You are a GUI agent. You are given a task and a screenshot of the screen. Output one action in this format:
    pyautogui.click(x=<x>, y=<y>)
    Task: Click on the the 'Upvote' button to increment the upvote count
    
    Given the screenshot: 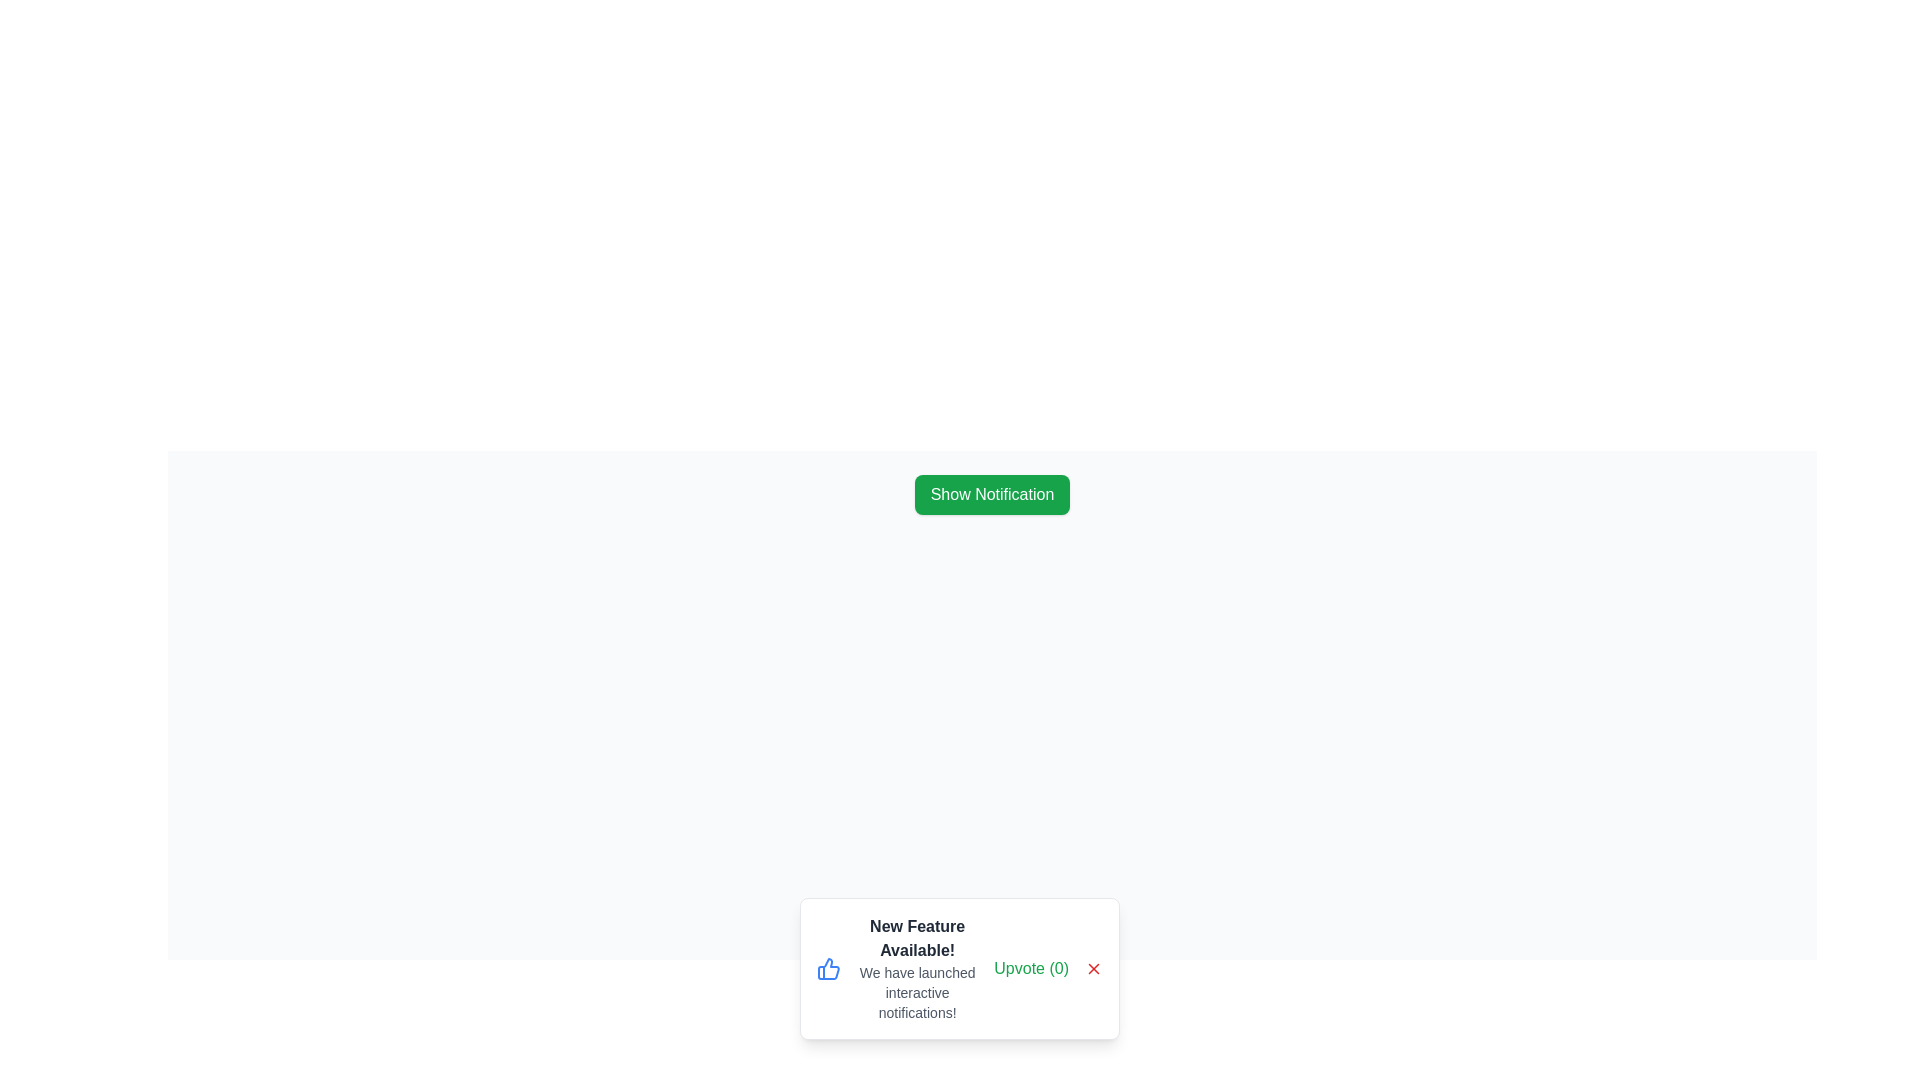 What is the action you would take?
    pyautogui.click(x=1031, y=967)
    